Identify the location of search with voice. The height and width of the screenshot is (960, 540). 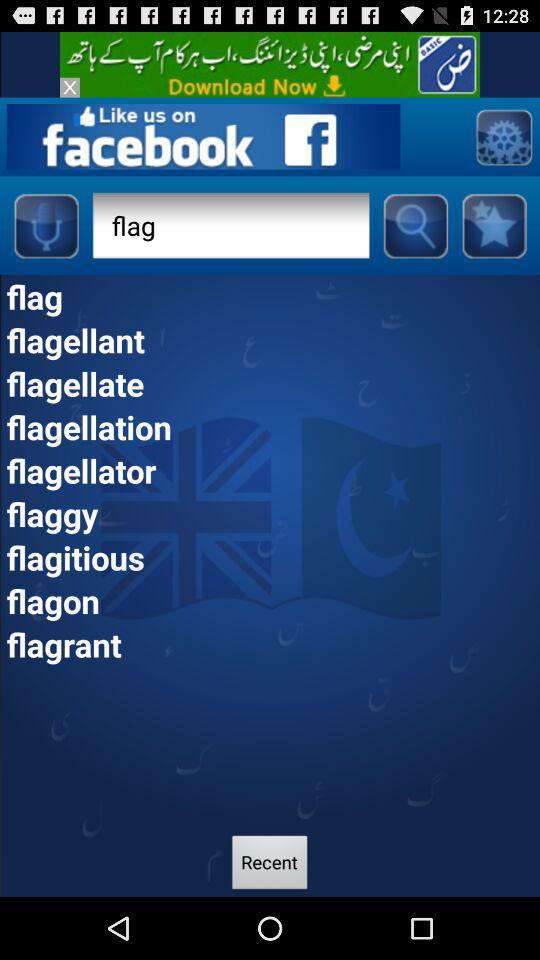
(45, 225).